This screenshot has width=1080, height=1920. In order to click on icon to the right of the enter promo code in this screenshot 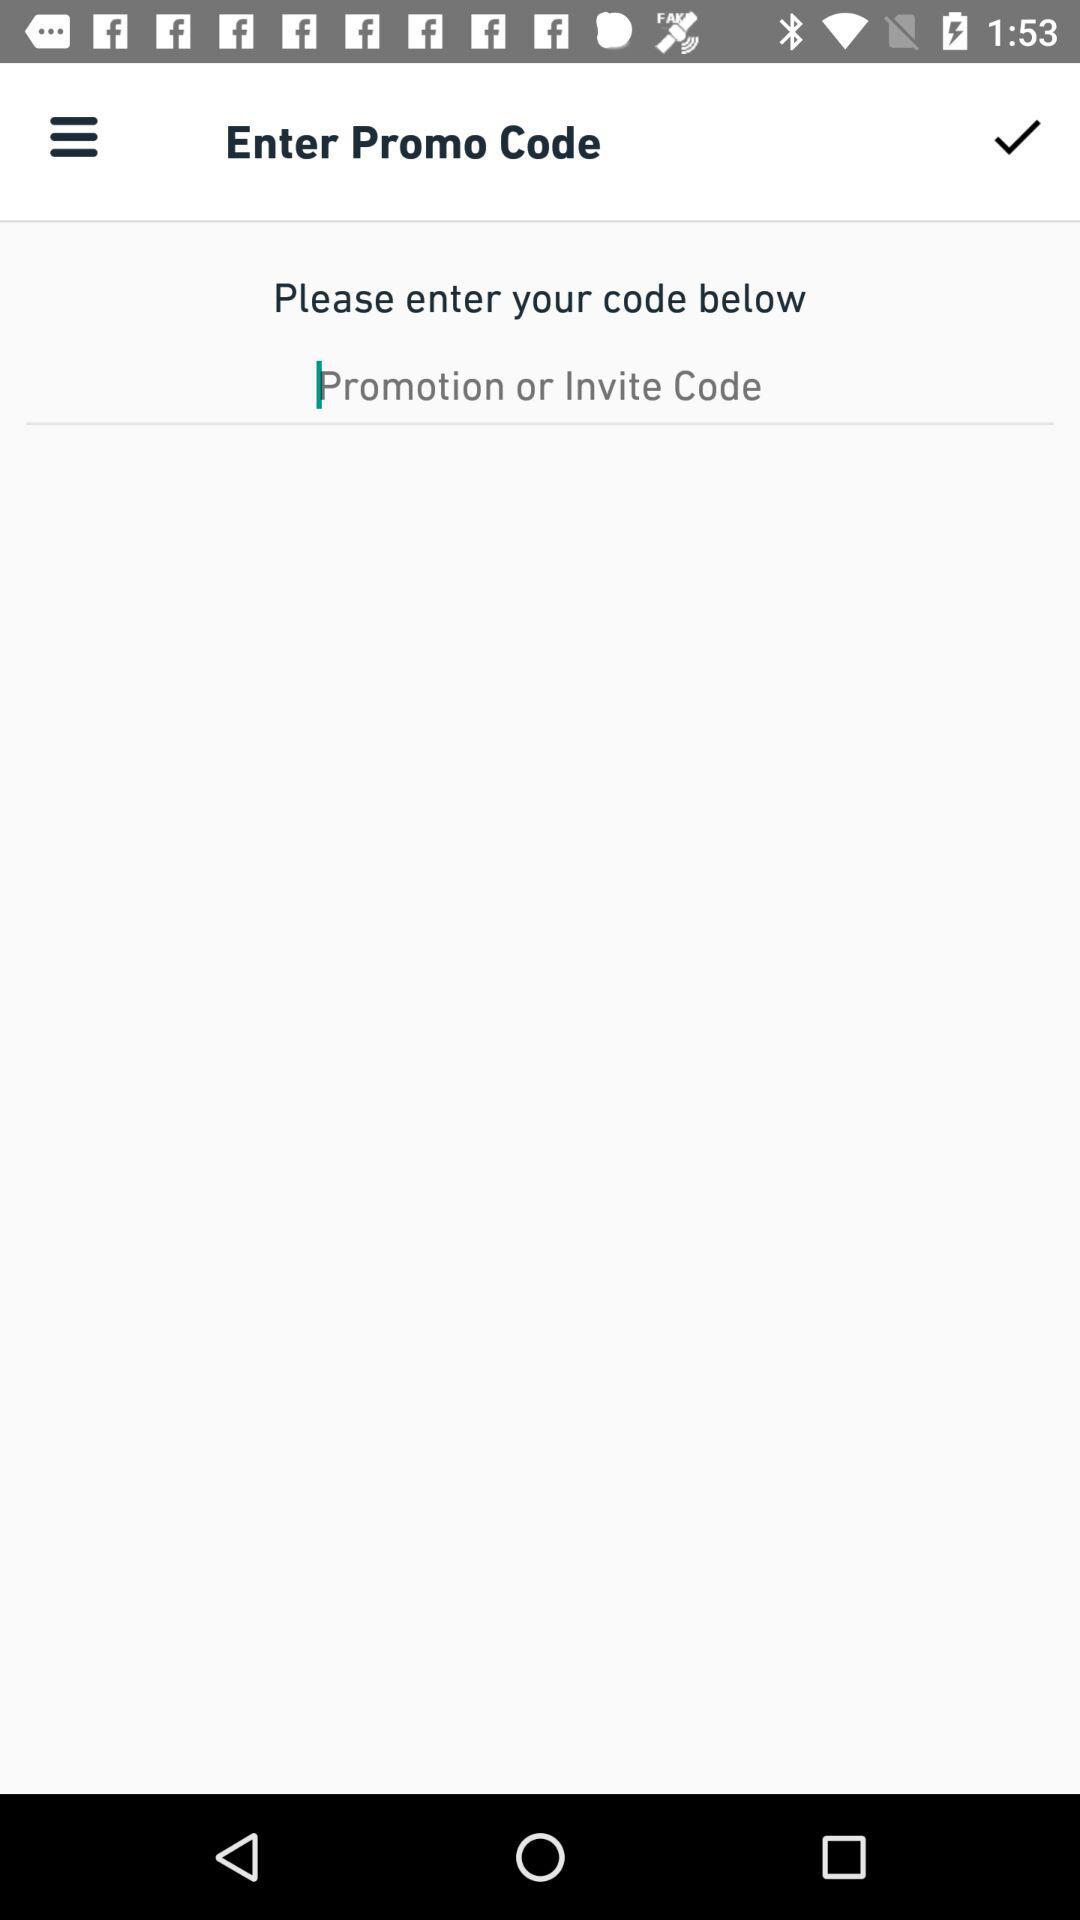, I will do `click(1017, 135)`.